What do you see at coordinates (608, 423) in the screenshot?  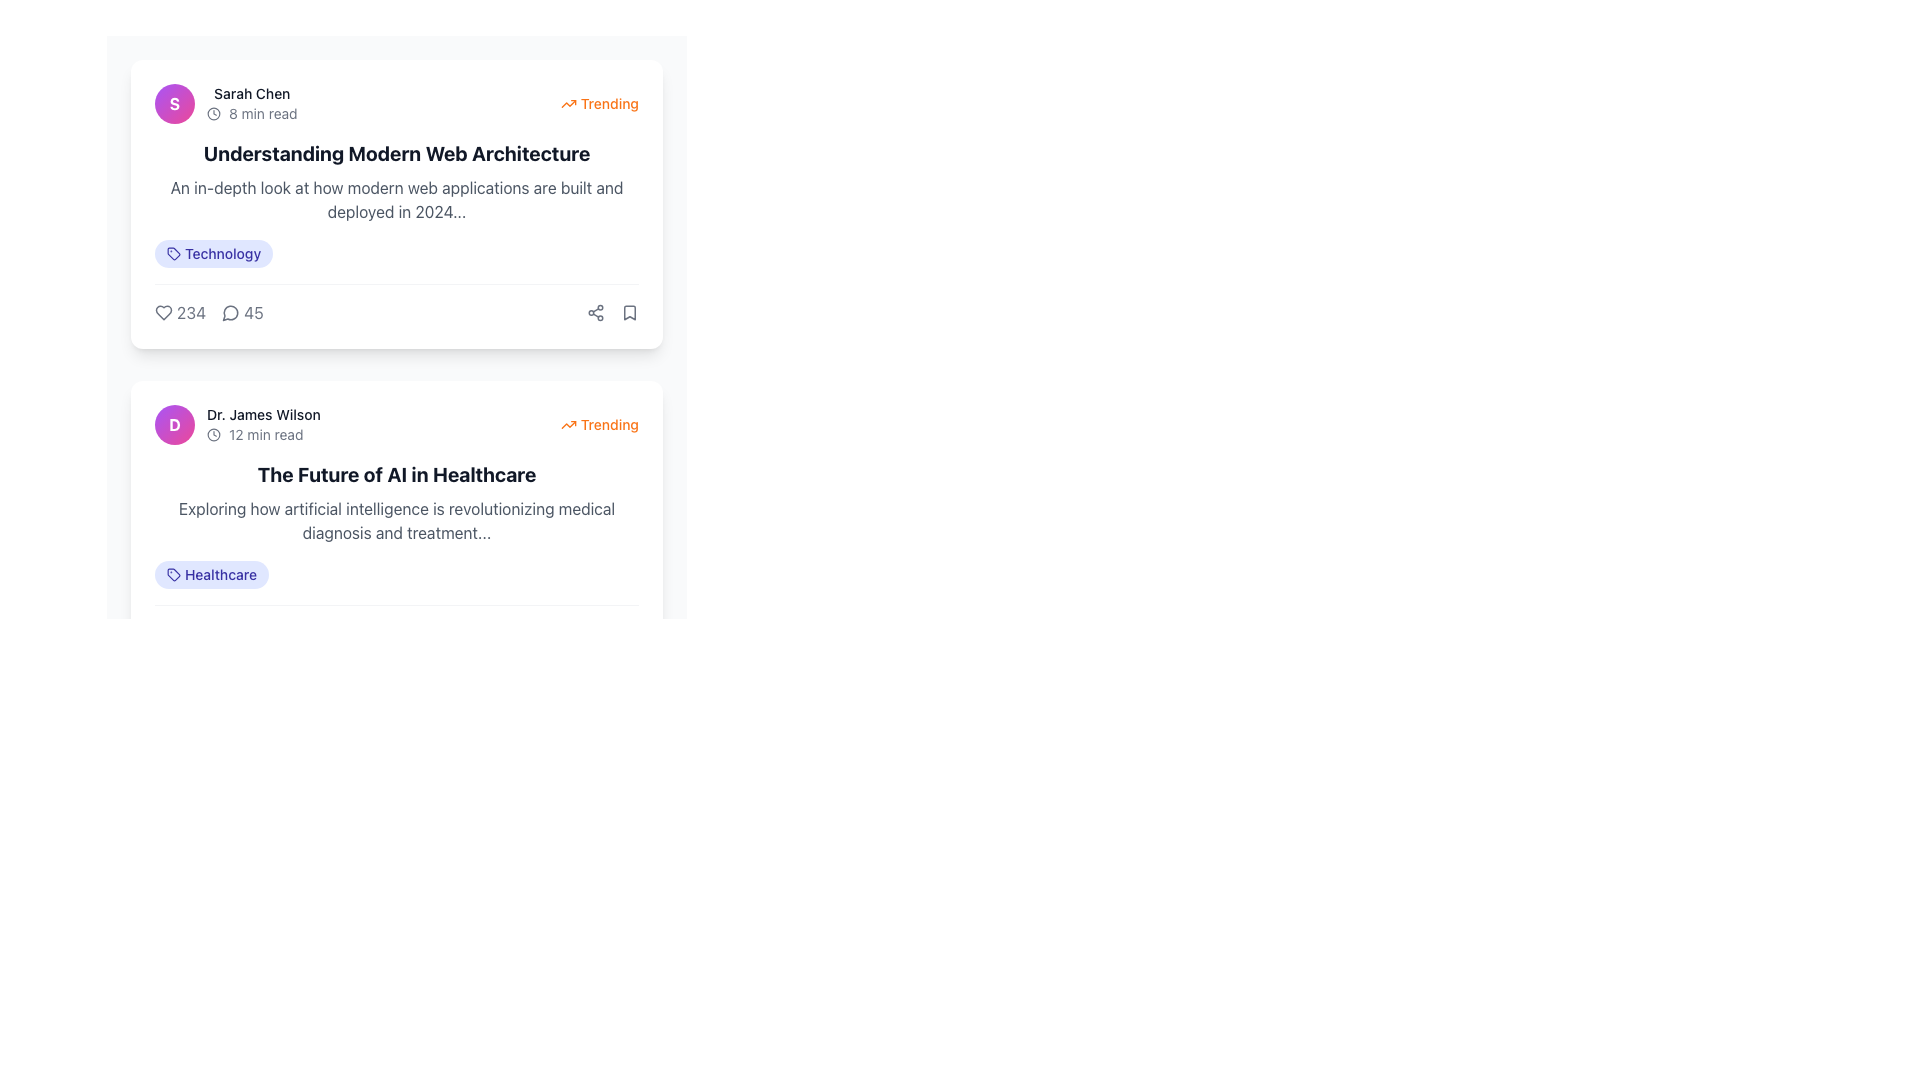 I see `the 'Trending' label located in the upper-right corner of the card under the header 'The Future of AI in Healthcare' to understand the trend status` at bounding box center [608, 423].